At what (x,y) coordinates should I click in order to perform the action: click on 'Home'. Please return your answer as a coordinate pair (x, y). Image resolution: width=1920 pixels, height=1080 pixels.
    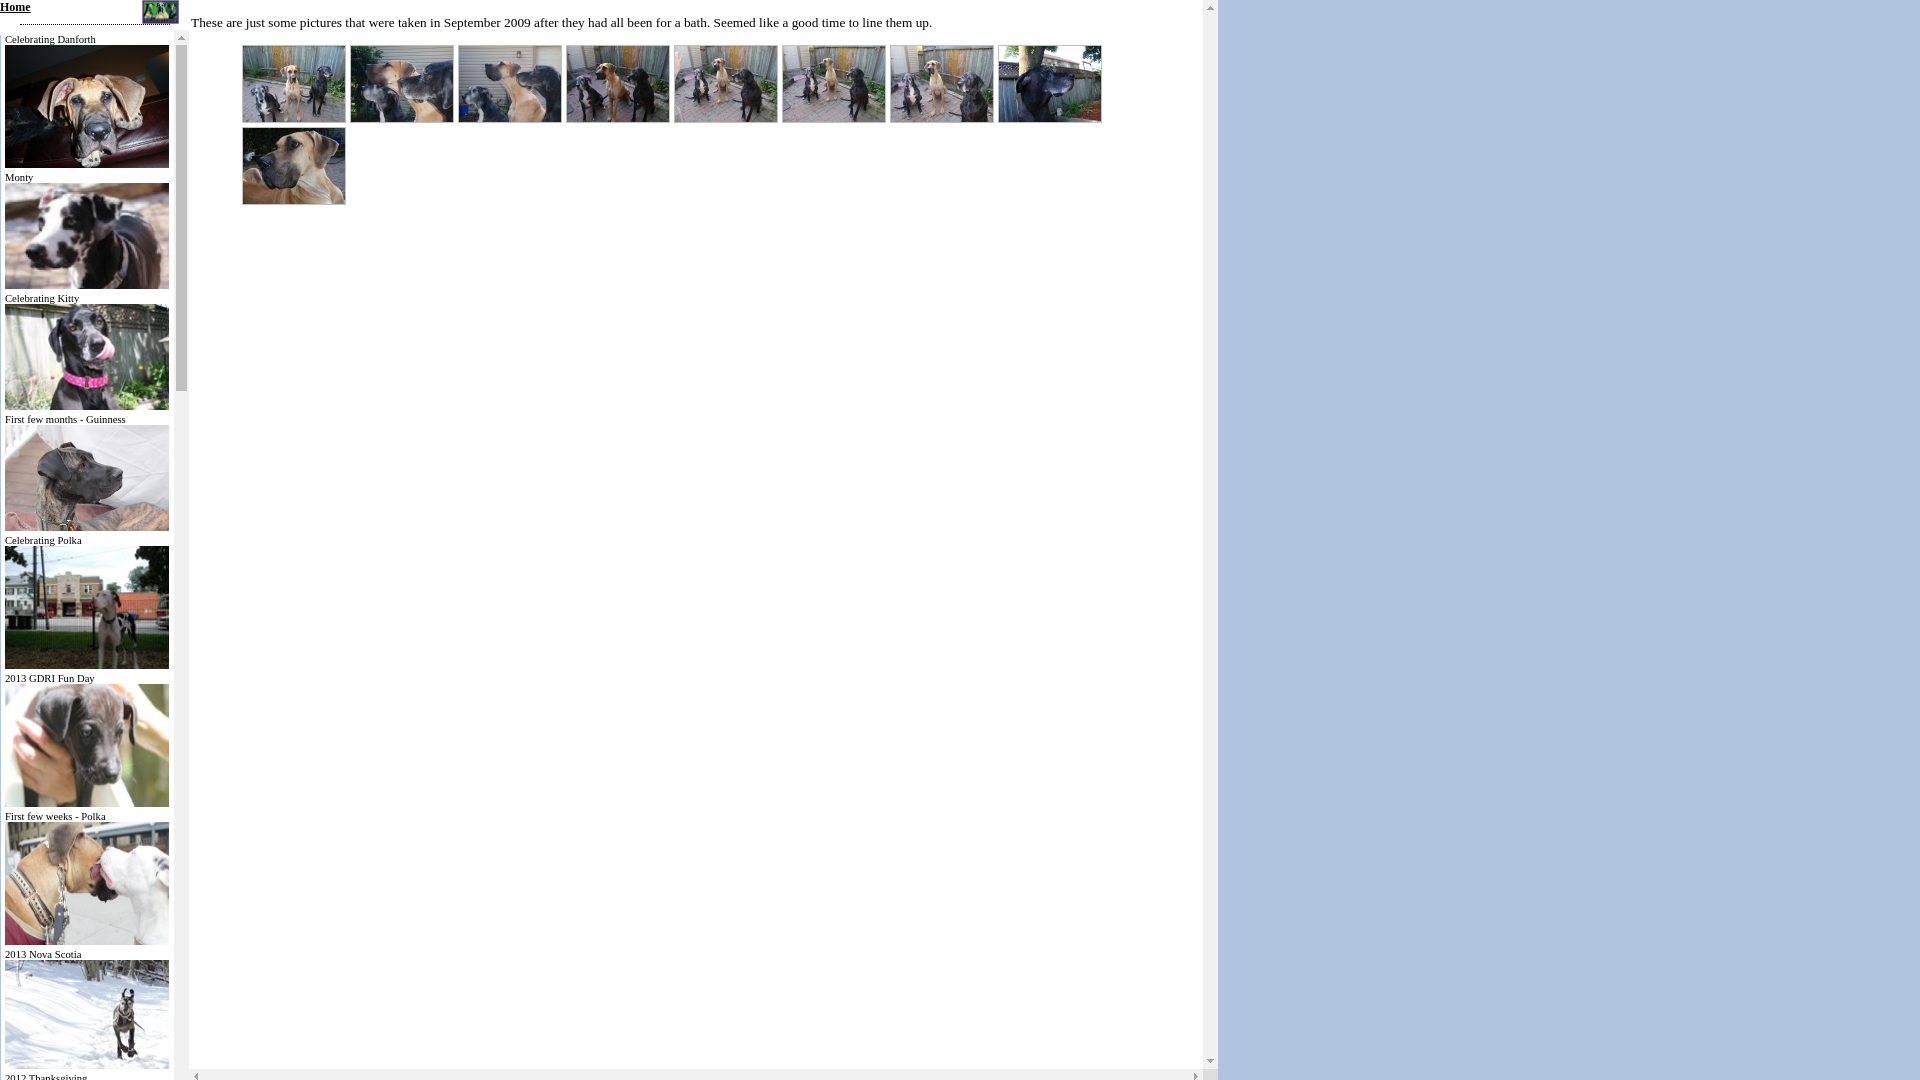
    Looking at the image, I should click on (0, 7).